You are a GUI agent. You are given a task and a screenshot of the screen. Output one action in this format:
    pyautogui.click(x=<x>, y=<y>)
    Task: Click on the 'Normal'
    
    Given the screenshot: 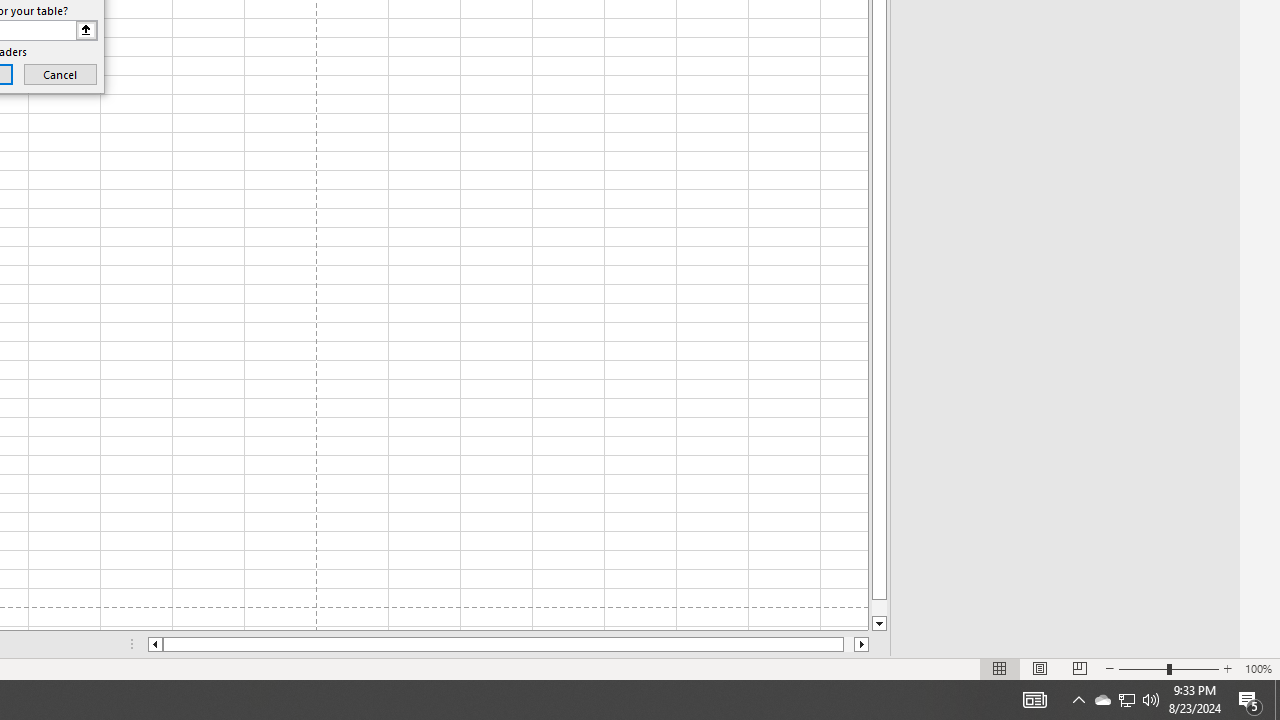 What is the action you would take?
    pyautogui.click(x=1000, y=669)
    